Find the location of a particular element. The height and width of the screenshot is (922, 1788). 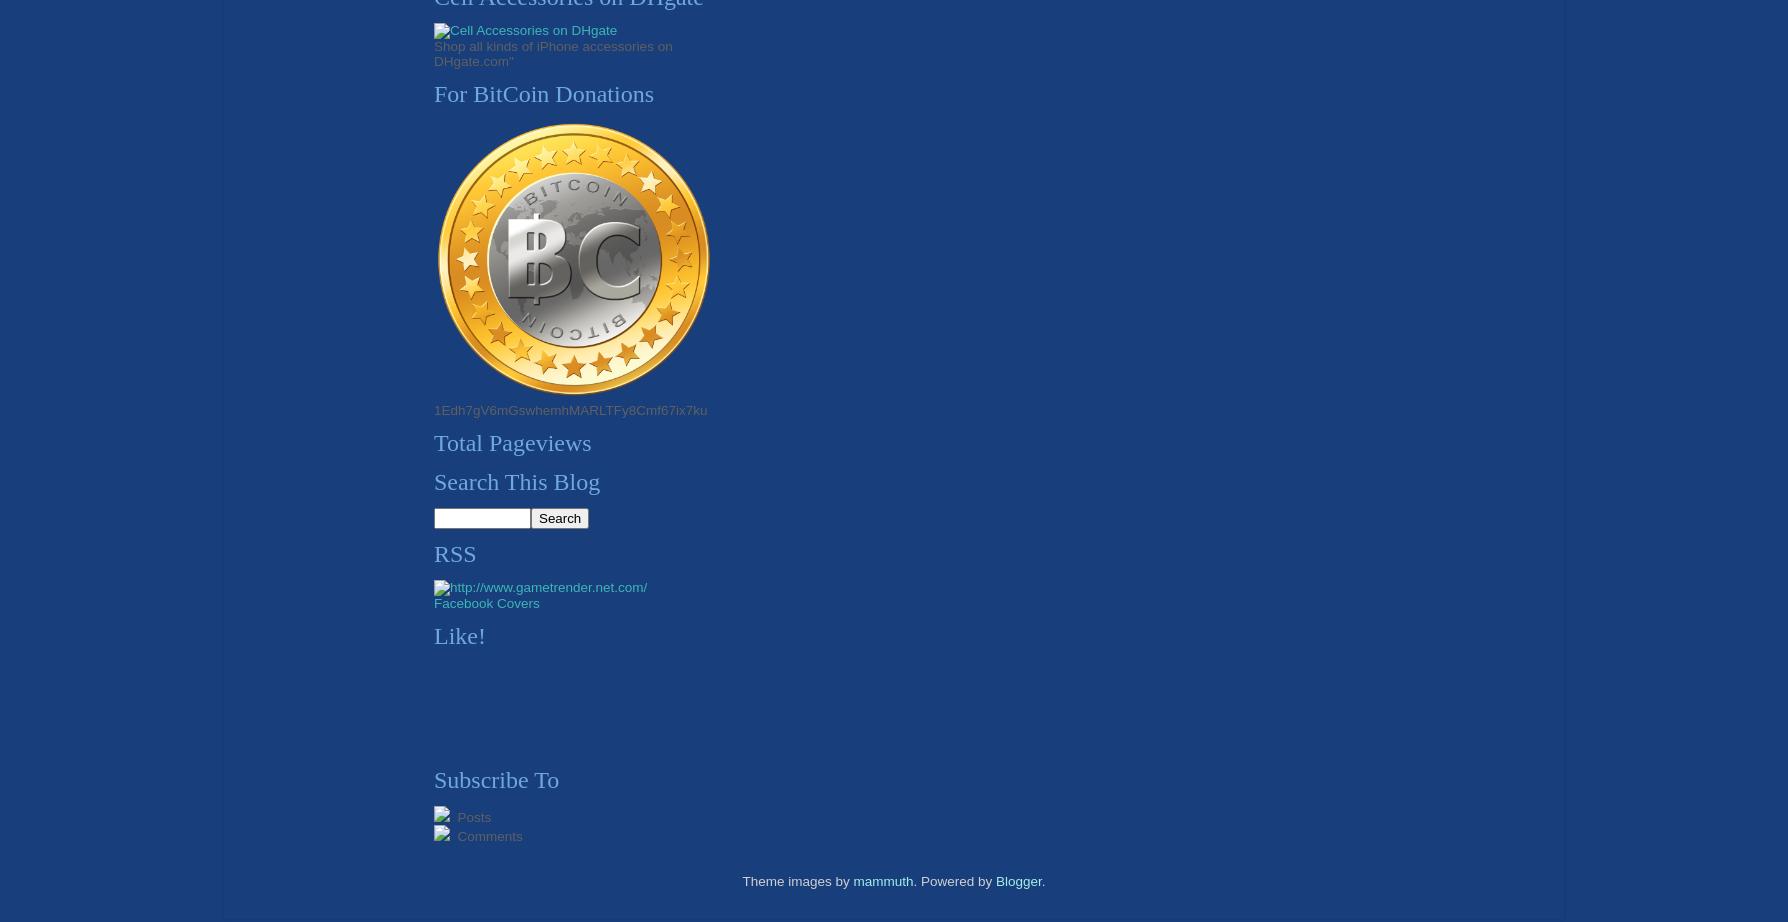

'Like!' is located at coordinates (459, 634).